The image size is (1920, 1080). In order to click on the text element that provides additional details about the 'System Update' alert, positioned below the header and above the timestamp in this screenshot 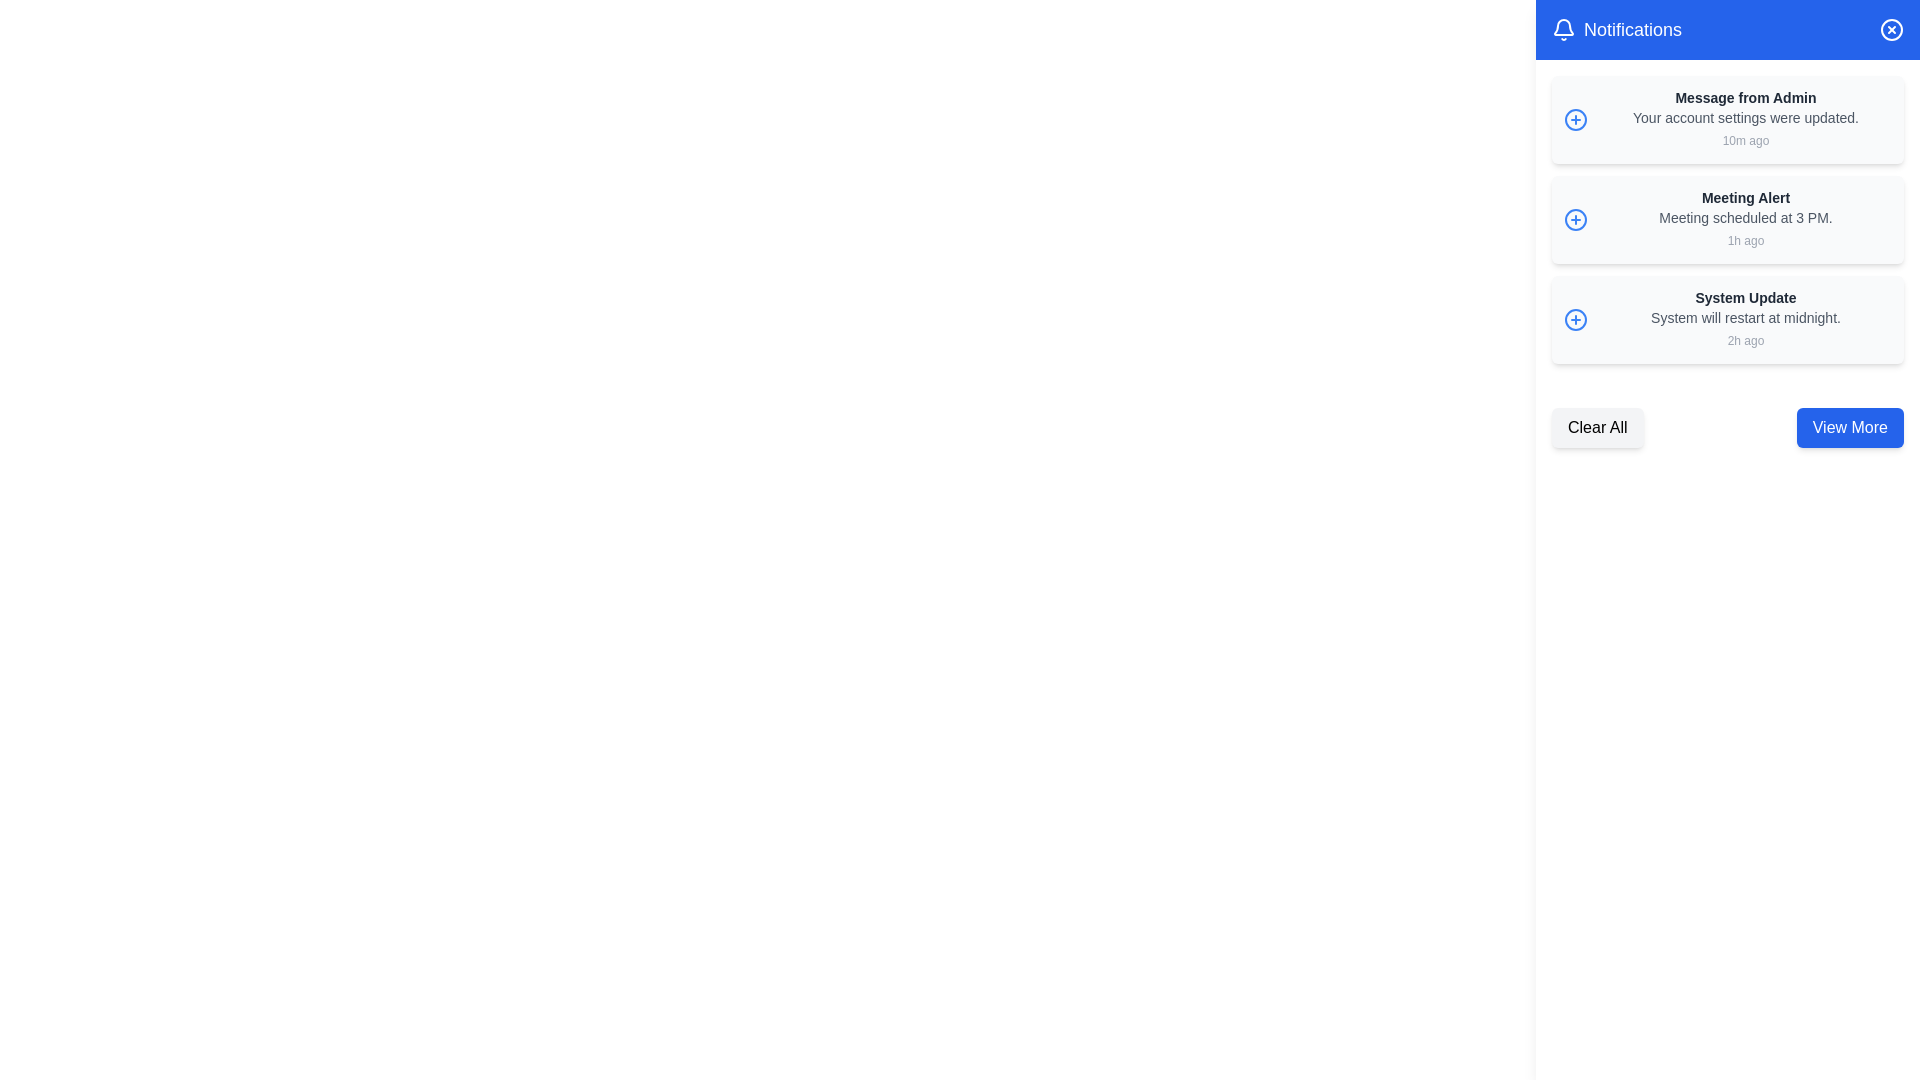, I will do `click(1745, 316)`.